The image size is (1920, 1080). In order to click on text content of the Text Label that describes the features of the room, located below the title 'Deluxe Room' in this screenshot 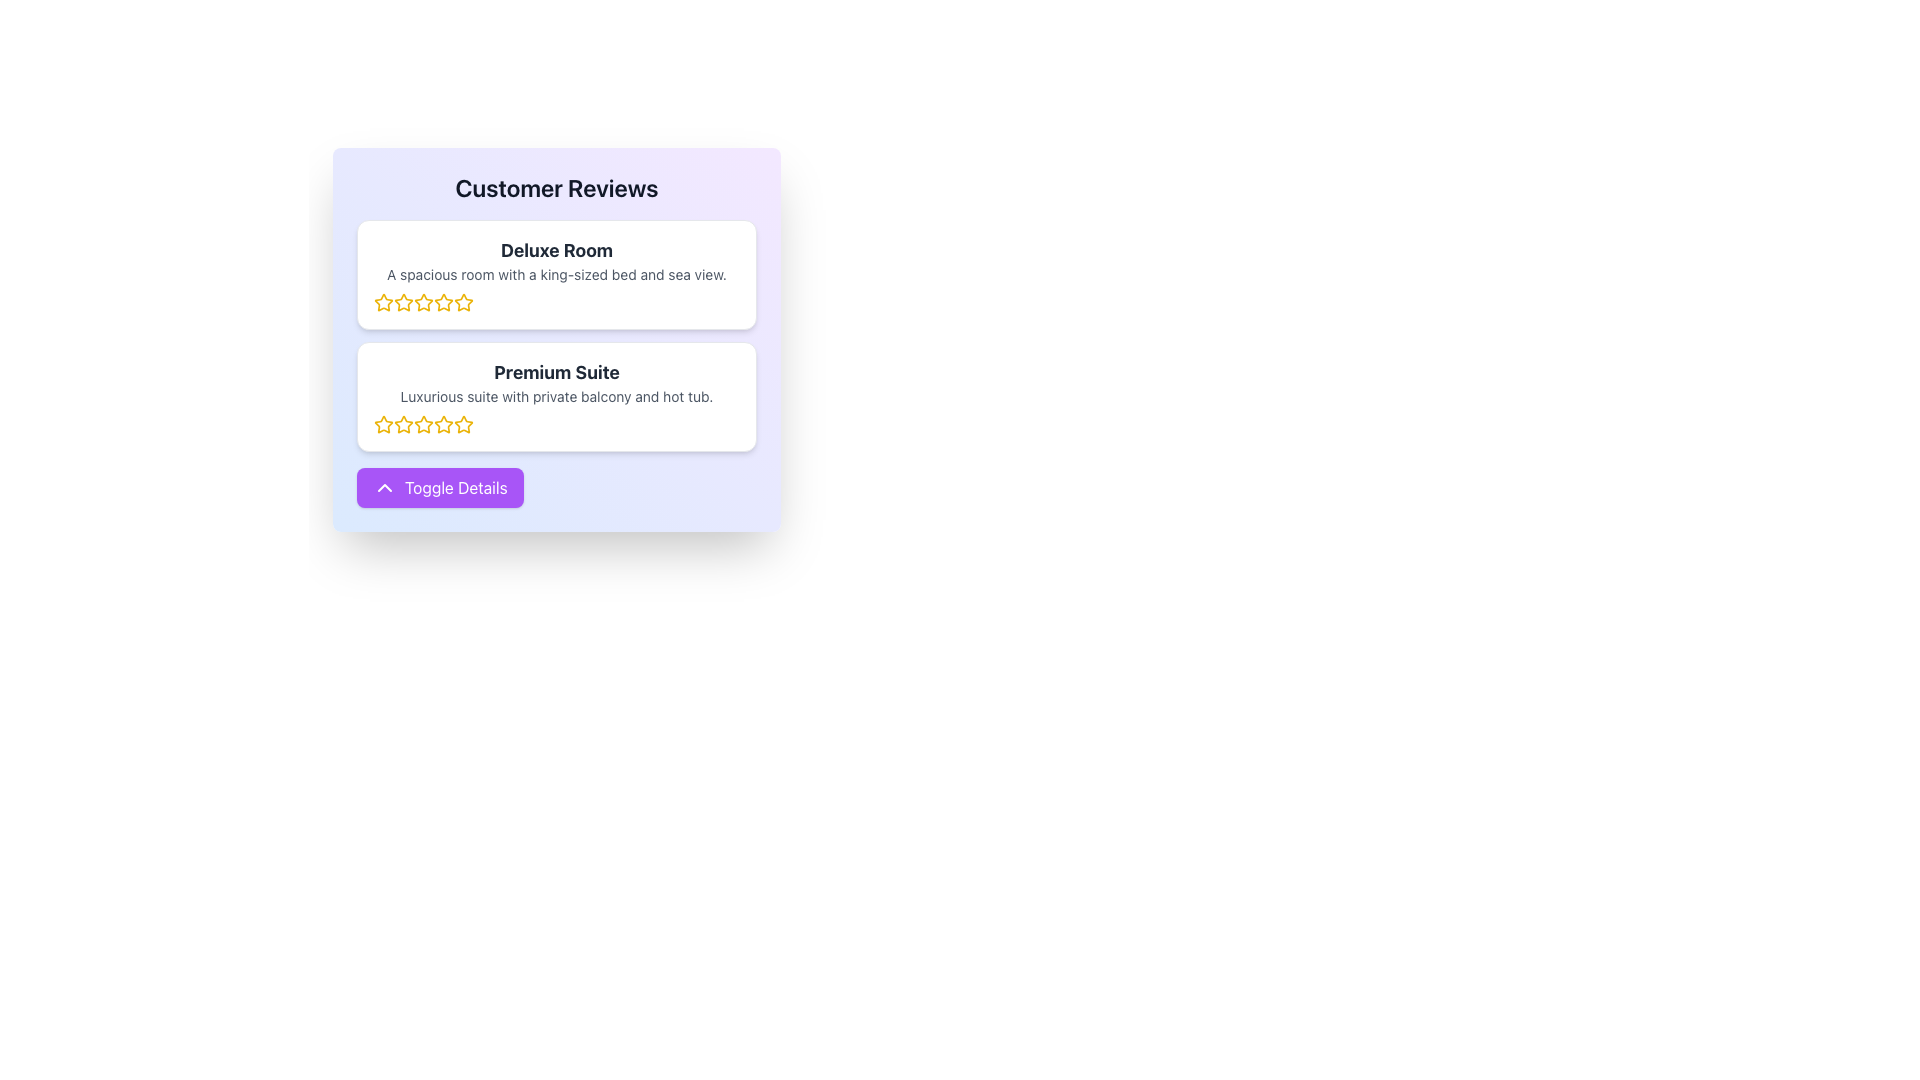, I will do `click(556, 274)`.